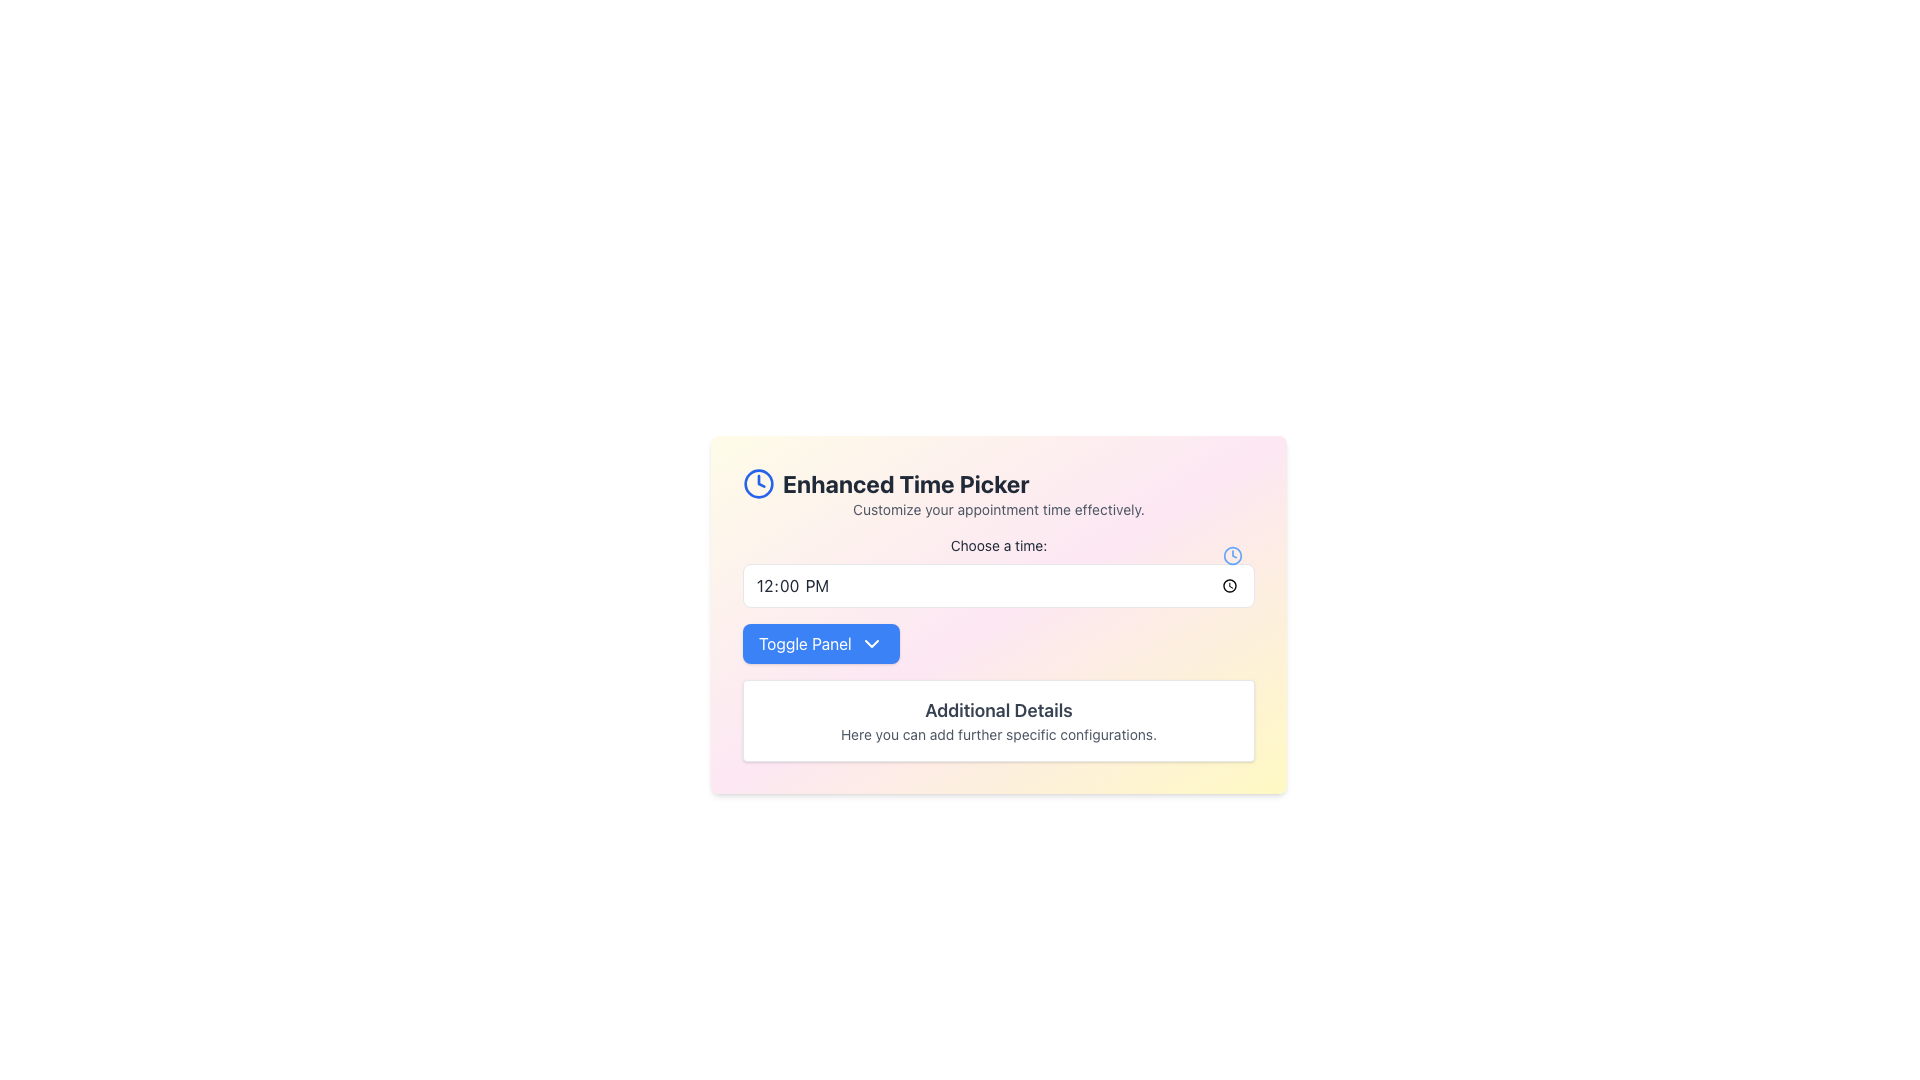  I want to click on the Informational Group located below the 'Toggle Panel' button in the 'Enhanced Time Picker' section, so click(998, 721).